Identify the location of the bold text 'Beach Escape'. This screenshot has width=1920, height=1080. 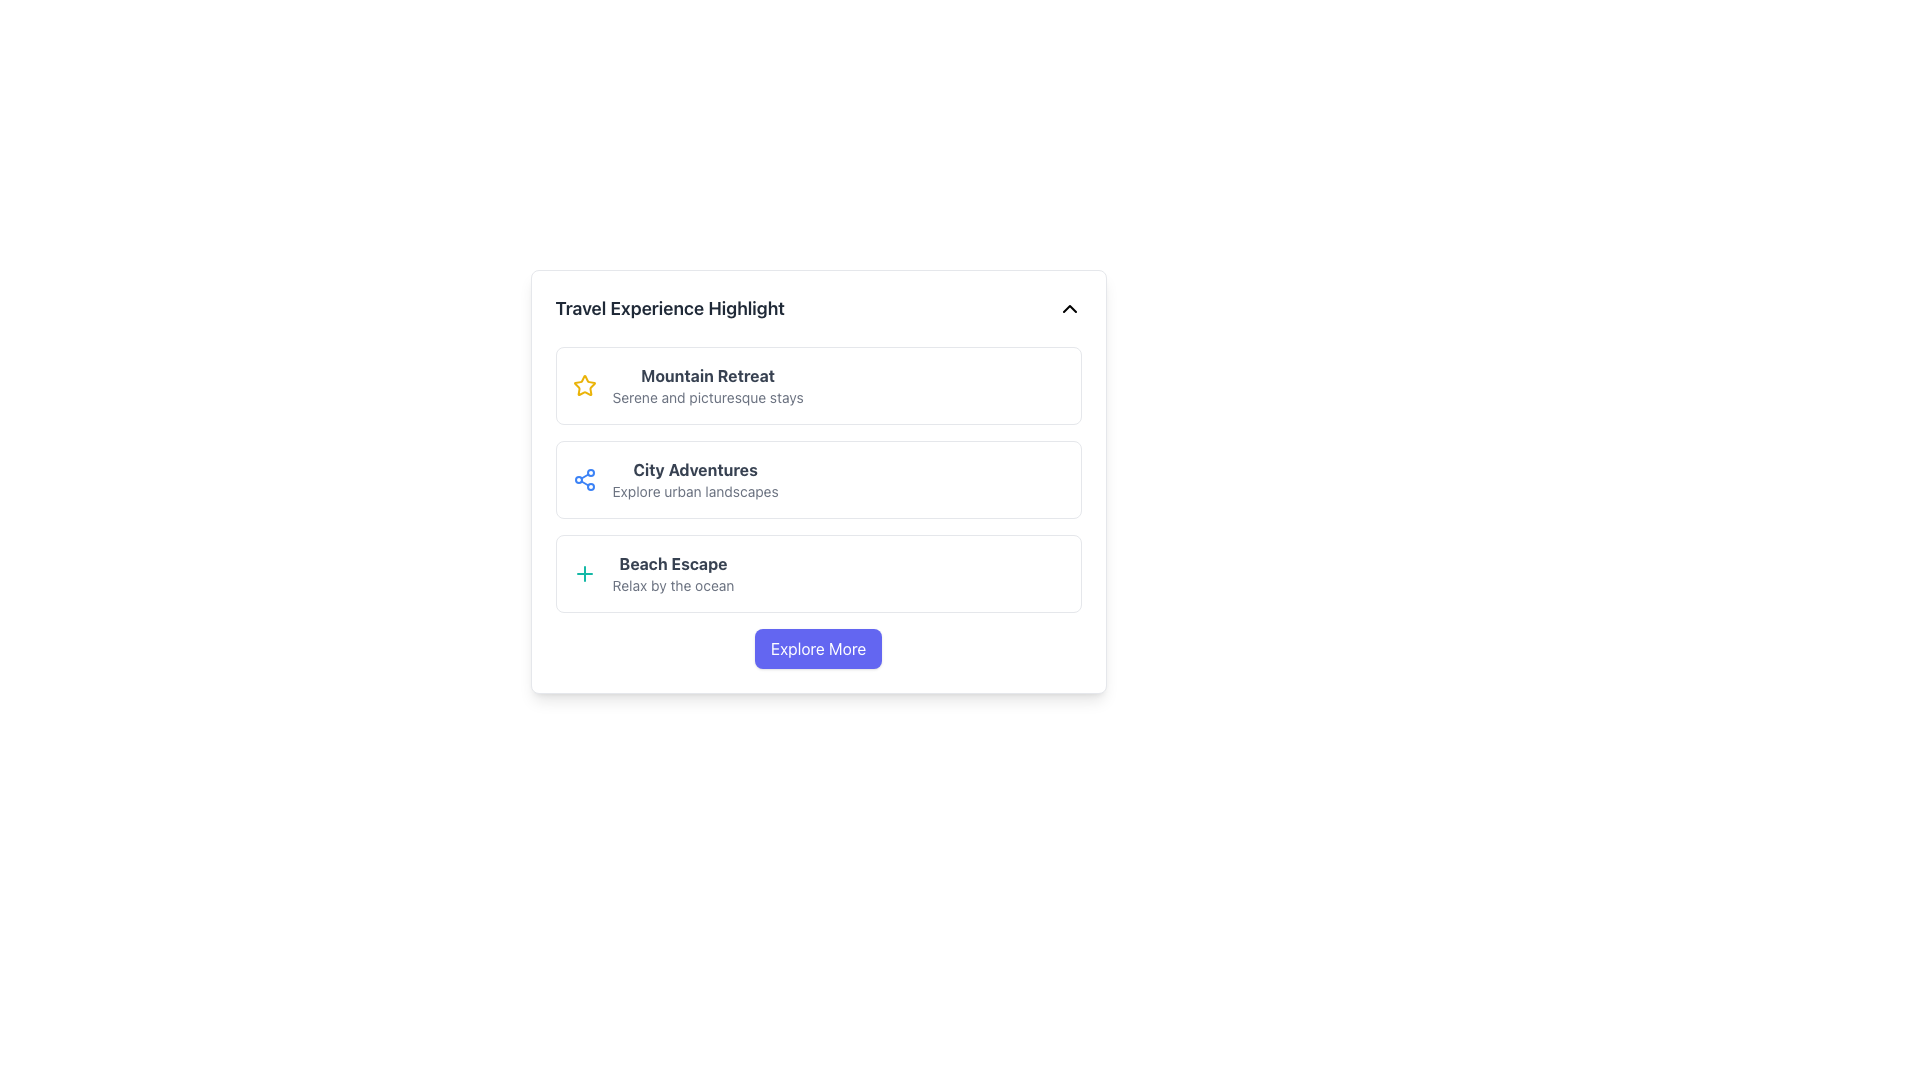
(673, 563).